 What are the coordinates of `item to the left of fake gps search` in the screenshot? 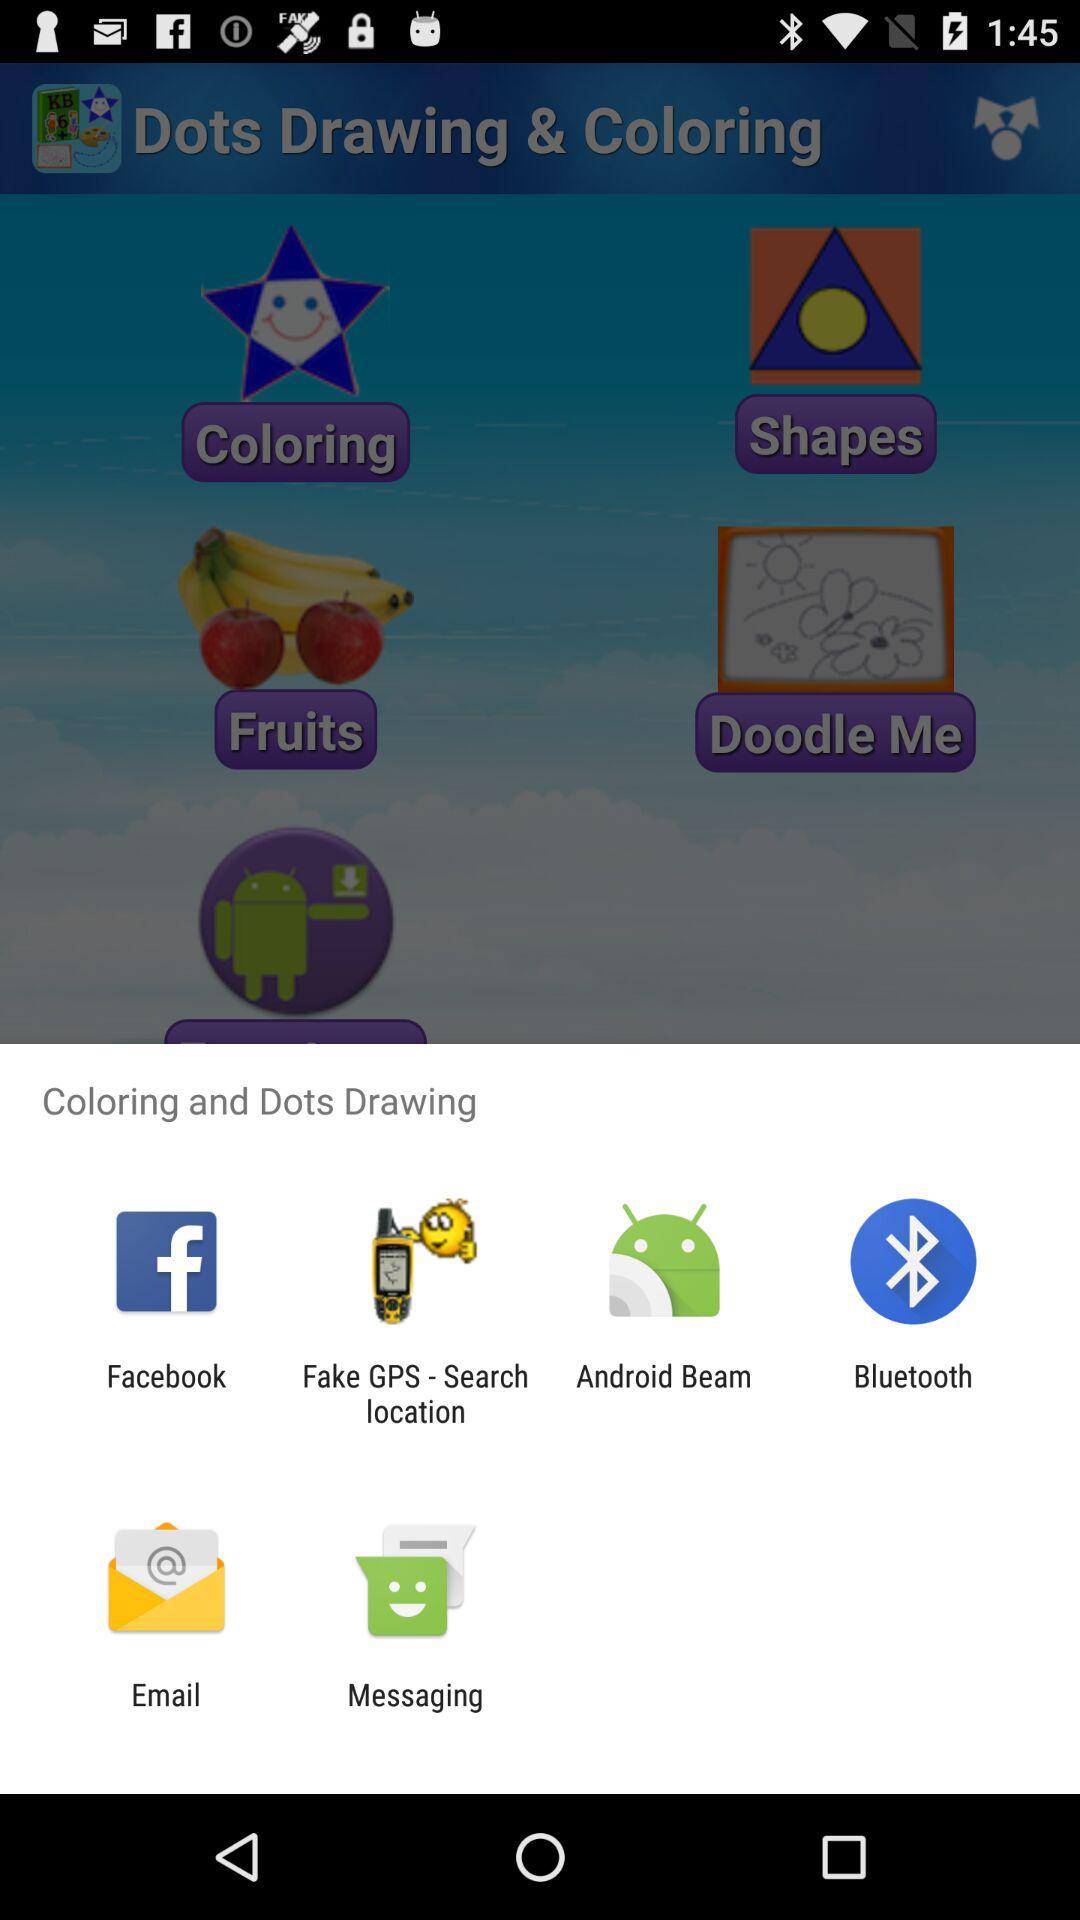 It's located at (165, 1392).